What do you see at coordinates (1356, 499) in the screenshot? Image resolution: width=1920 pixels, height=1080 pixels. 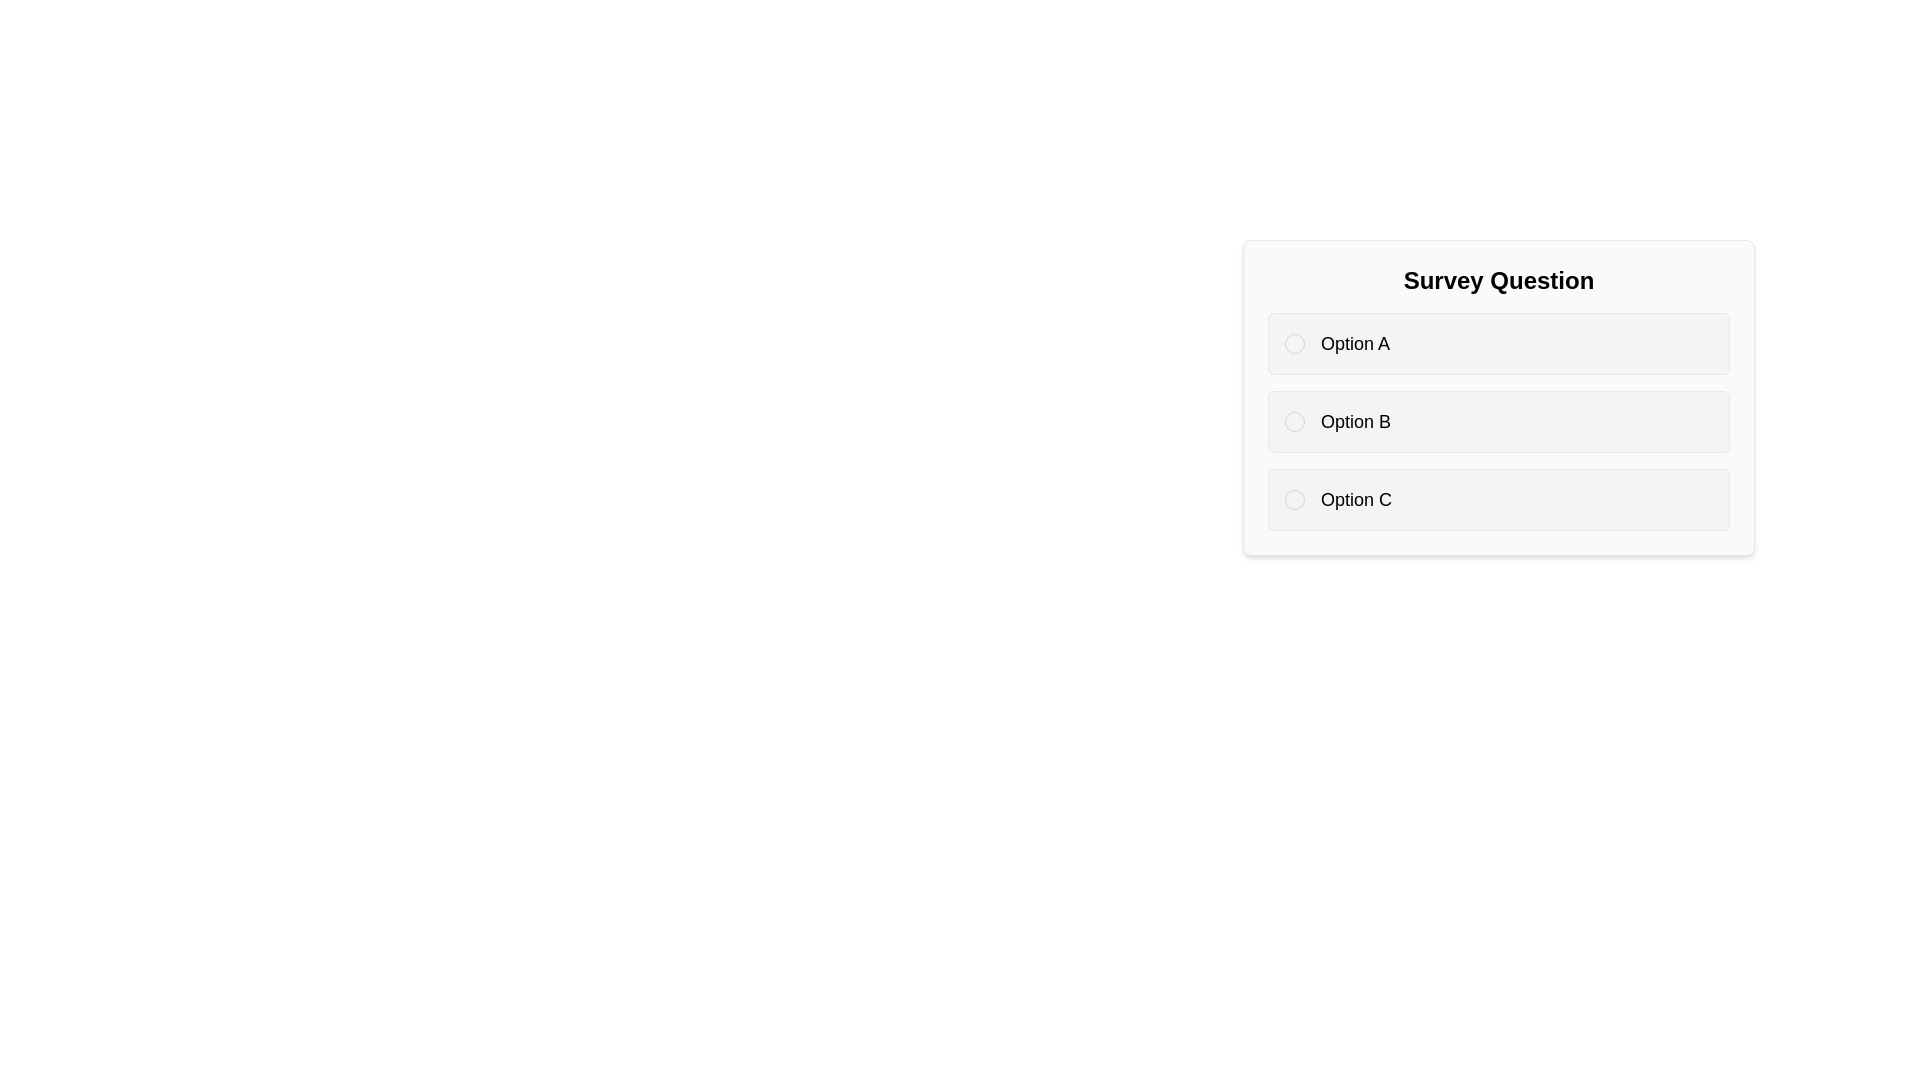 I see `the static text label reading 'Option C', which is styled with a large font and positioned next to a circular radio button in the vertically-stacked selection group titled 'Survey Question'` at bounding box center [1356, 499].